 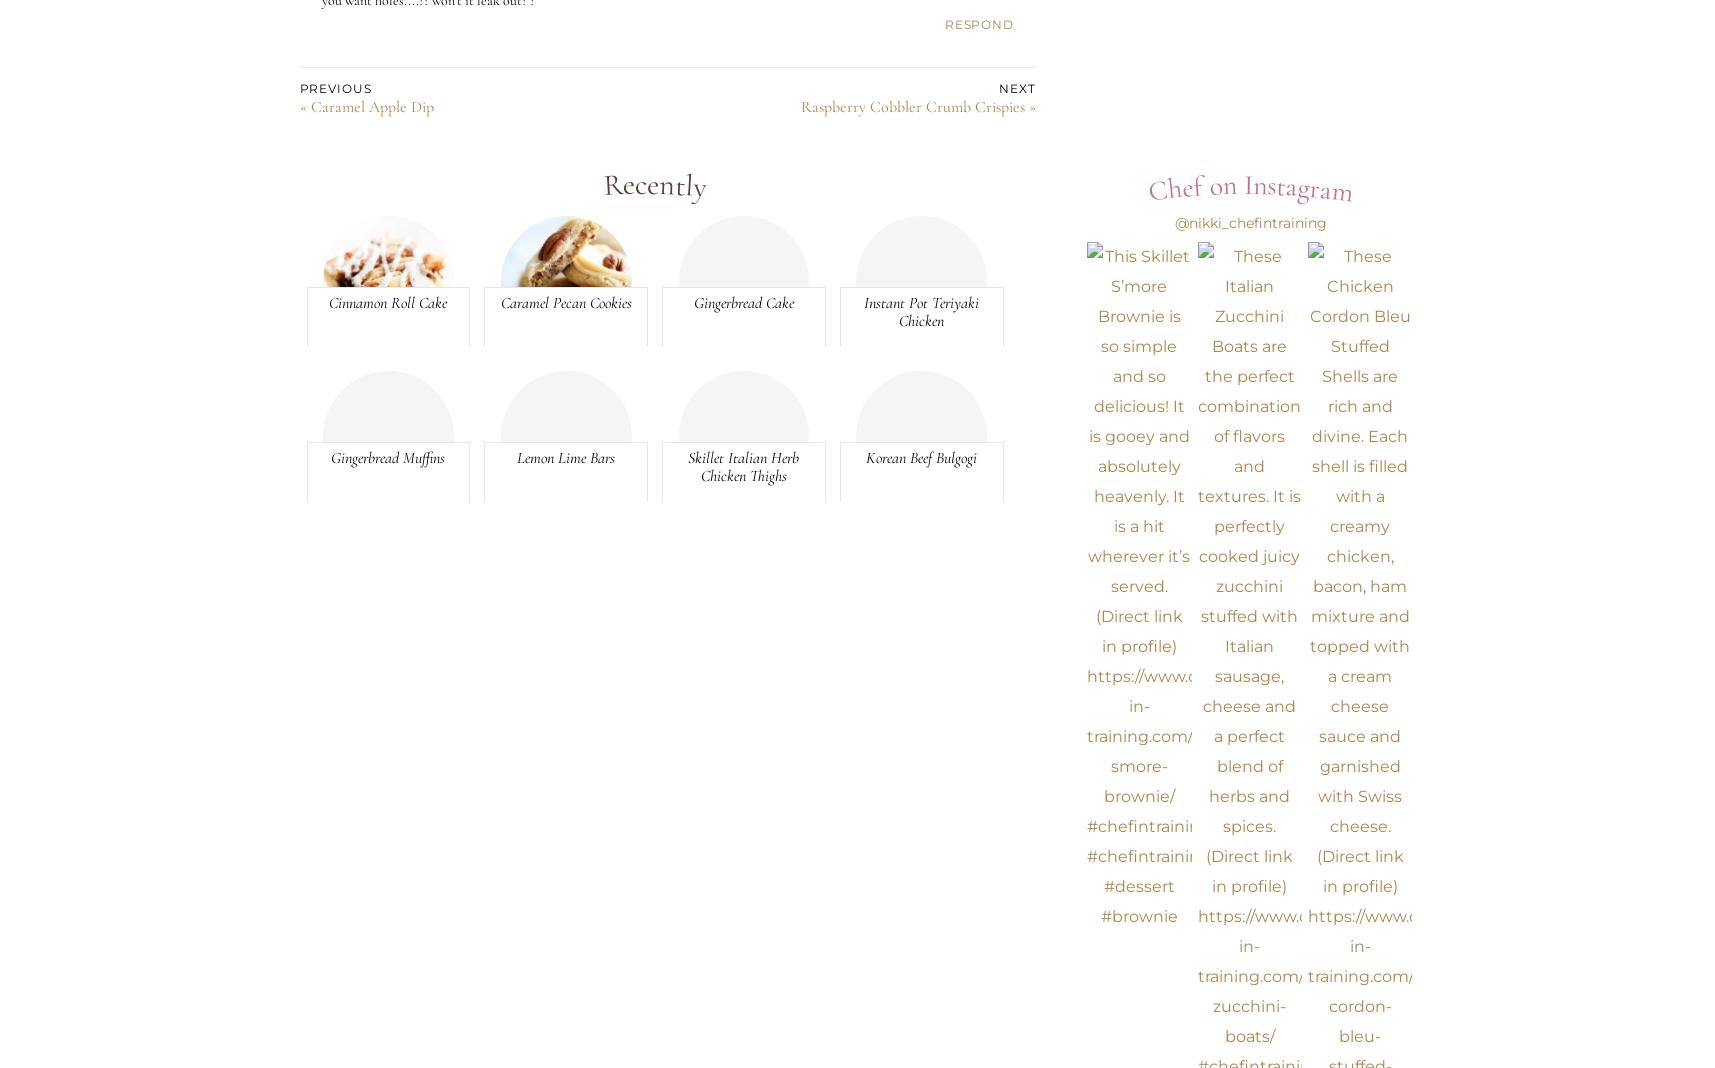 What do you see at coordinates (741, 301) in the screenshot?
I see `'Gingerbread Cake'` at bounding box center [741, 301].